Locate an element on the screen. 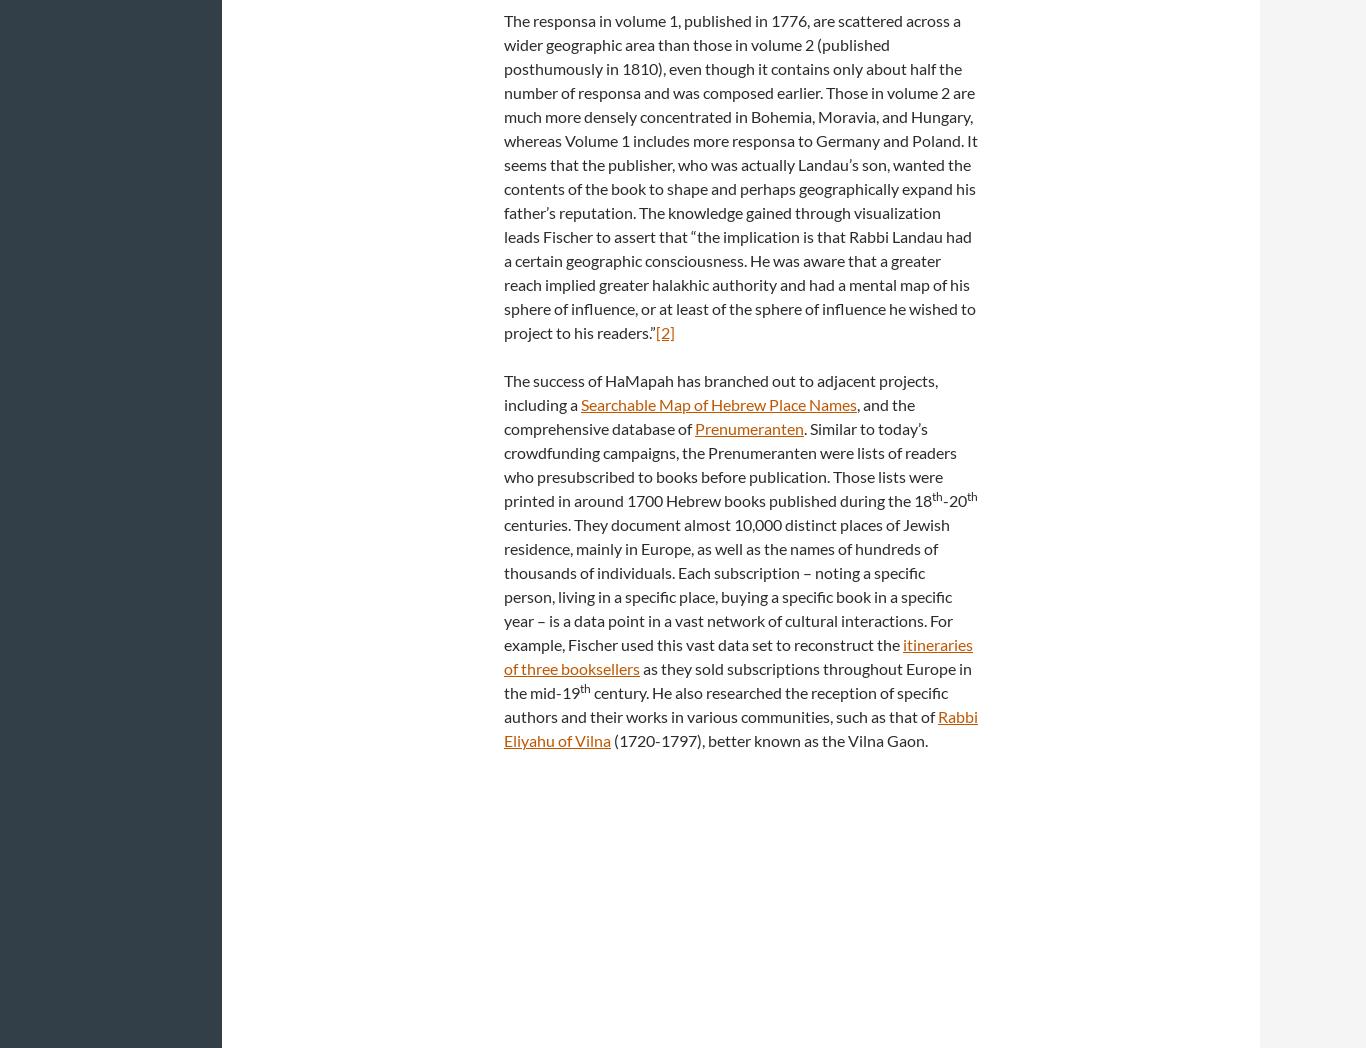  '. Similar to today’s crowdfunding campaigns, the Prenumeranten were lists of readers who presubscribed to books before publication. Those lists were printed in around 1700 Hebrew books published during the 18' is located at coordinates (730, 463).